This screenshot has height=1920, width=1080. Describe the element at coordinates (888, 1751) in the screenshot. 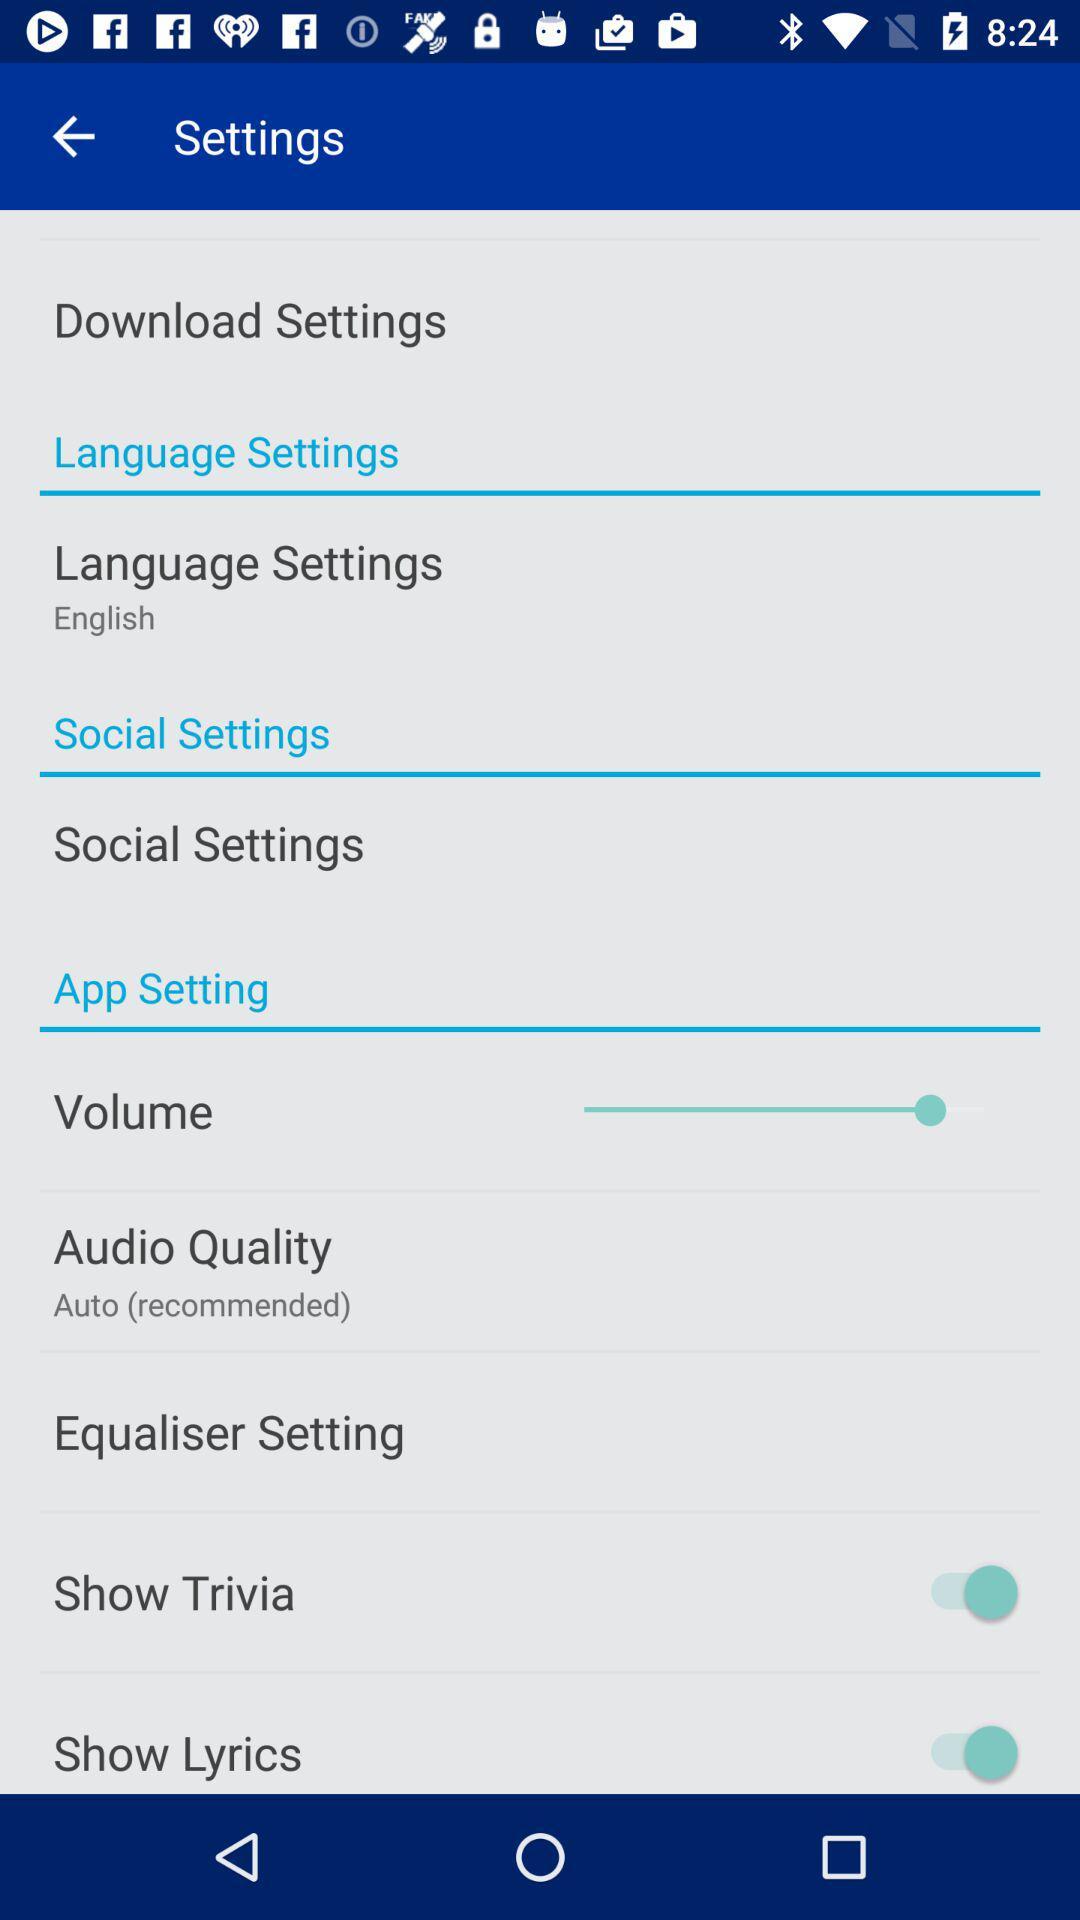

I see `show lyrics button` at that location.